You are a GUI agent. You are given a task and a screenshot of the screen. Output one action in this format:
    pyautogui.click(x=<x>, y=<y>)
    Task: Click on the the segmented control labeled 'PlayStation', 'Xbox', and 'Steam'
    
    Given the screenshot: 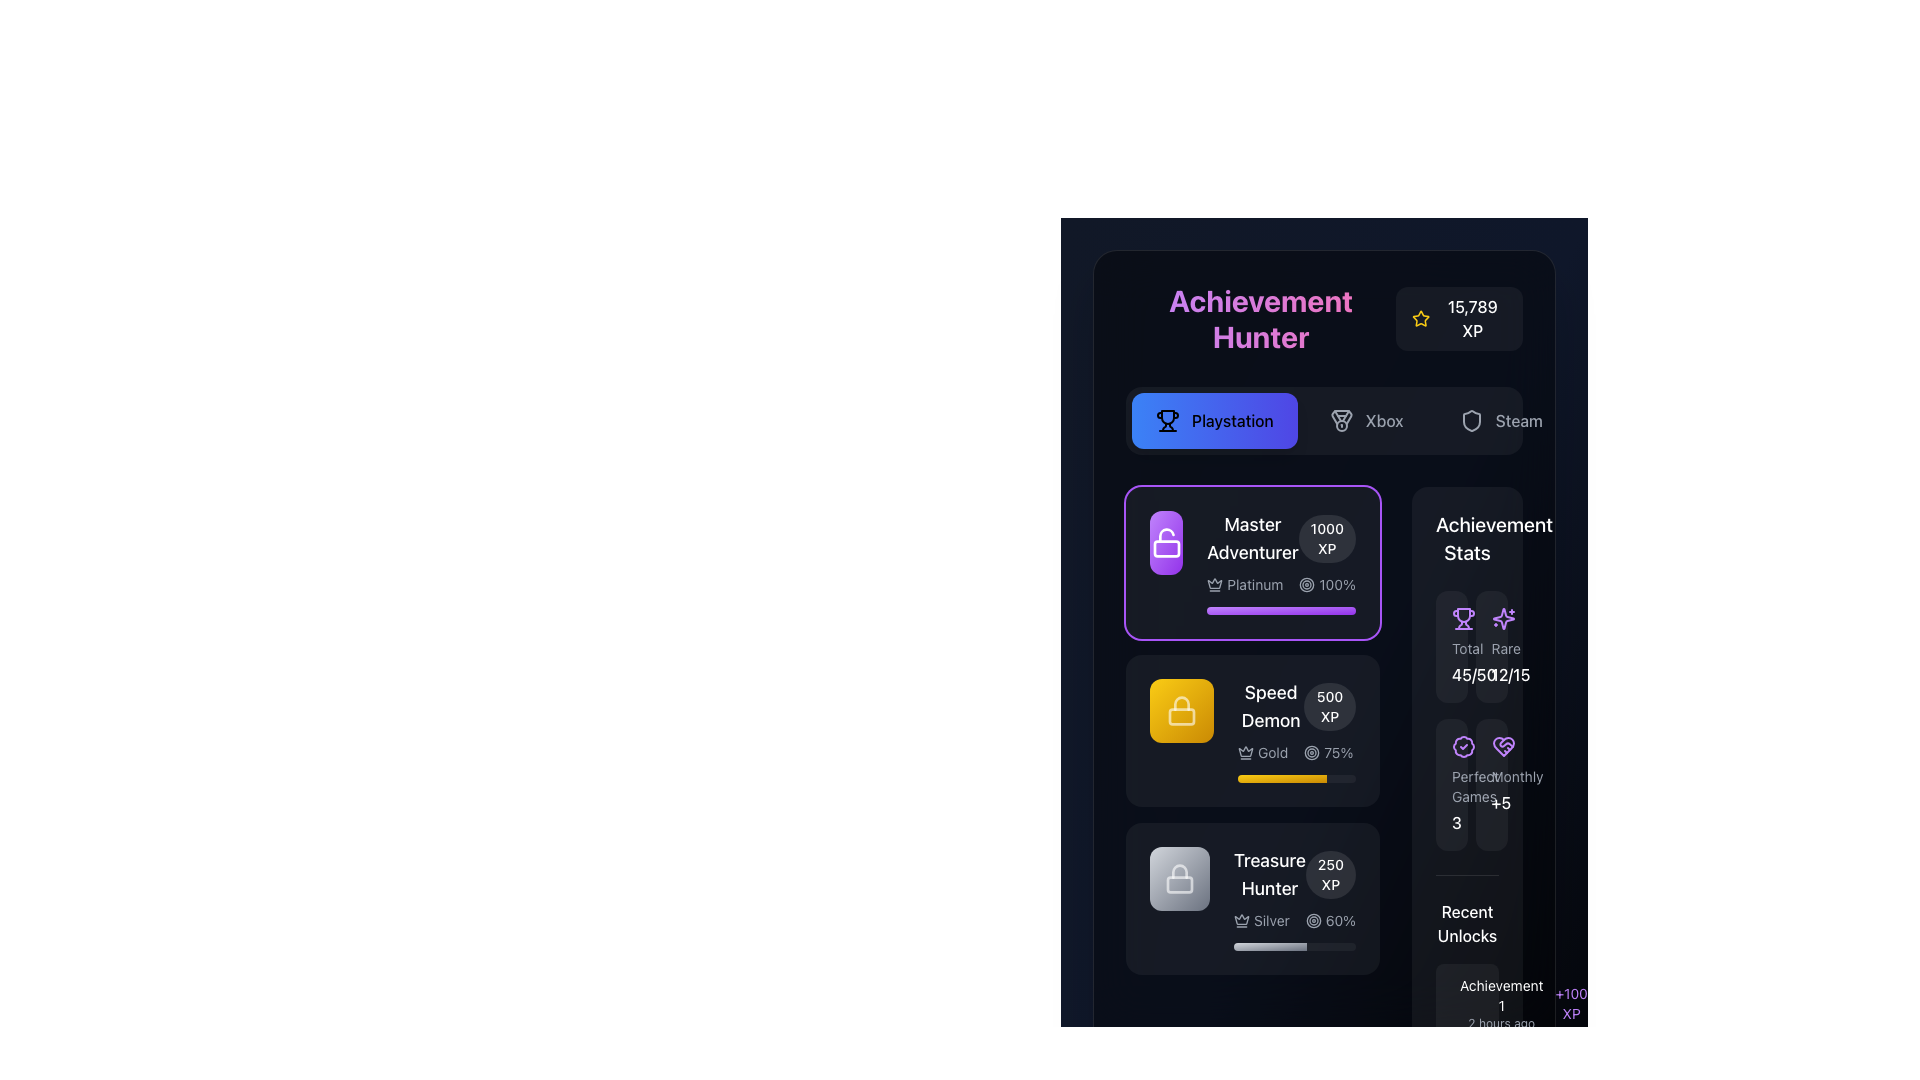 What is the action you would take?
    pyautogui.click(x=1324, y=419)
    